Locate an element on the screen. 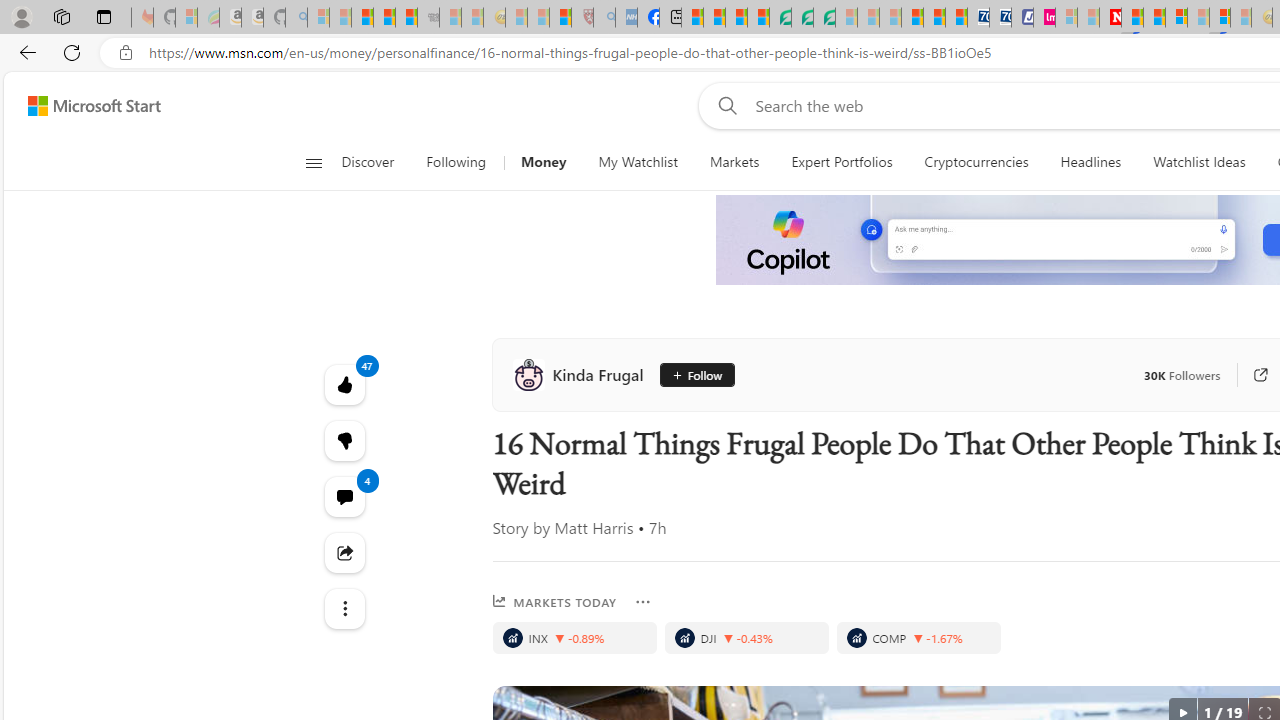 This screenshot has height=720, width=1280. 'Local - MSN' is located at coordinates (560, 17).